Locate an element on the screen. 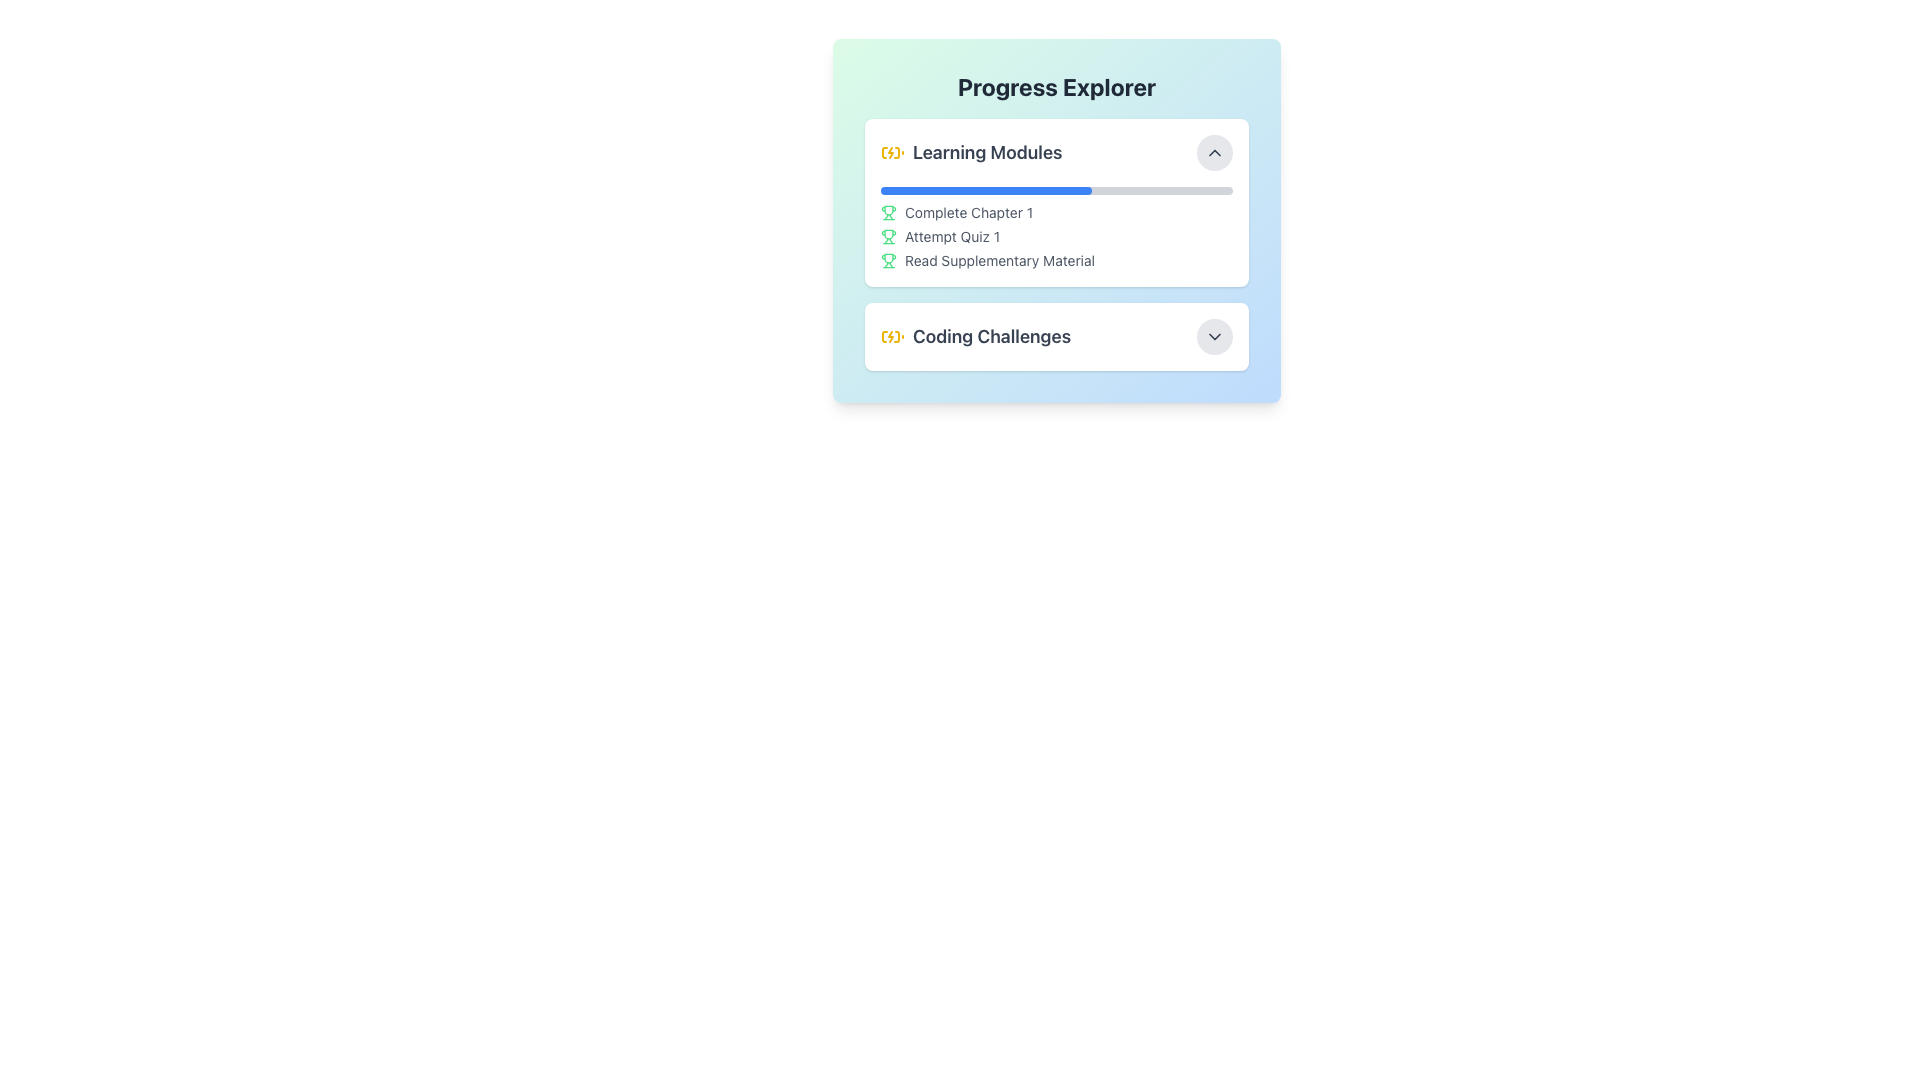  the 'Coding Challenges' icon is located at coordinates (891, 335).